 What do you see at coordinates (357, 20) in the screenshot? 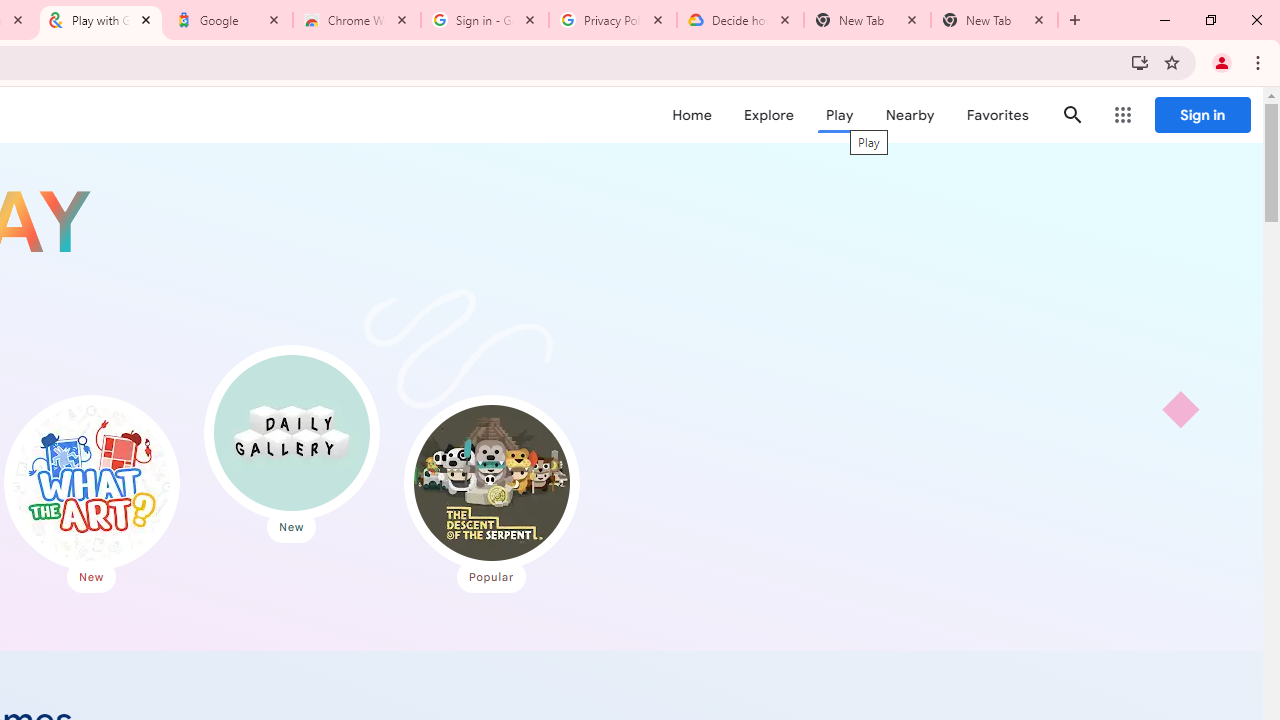
I see `'Chrome Web Store - Color themes by Chrome'` at bounding box center [357, 20].